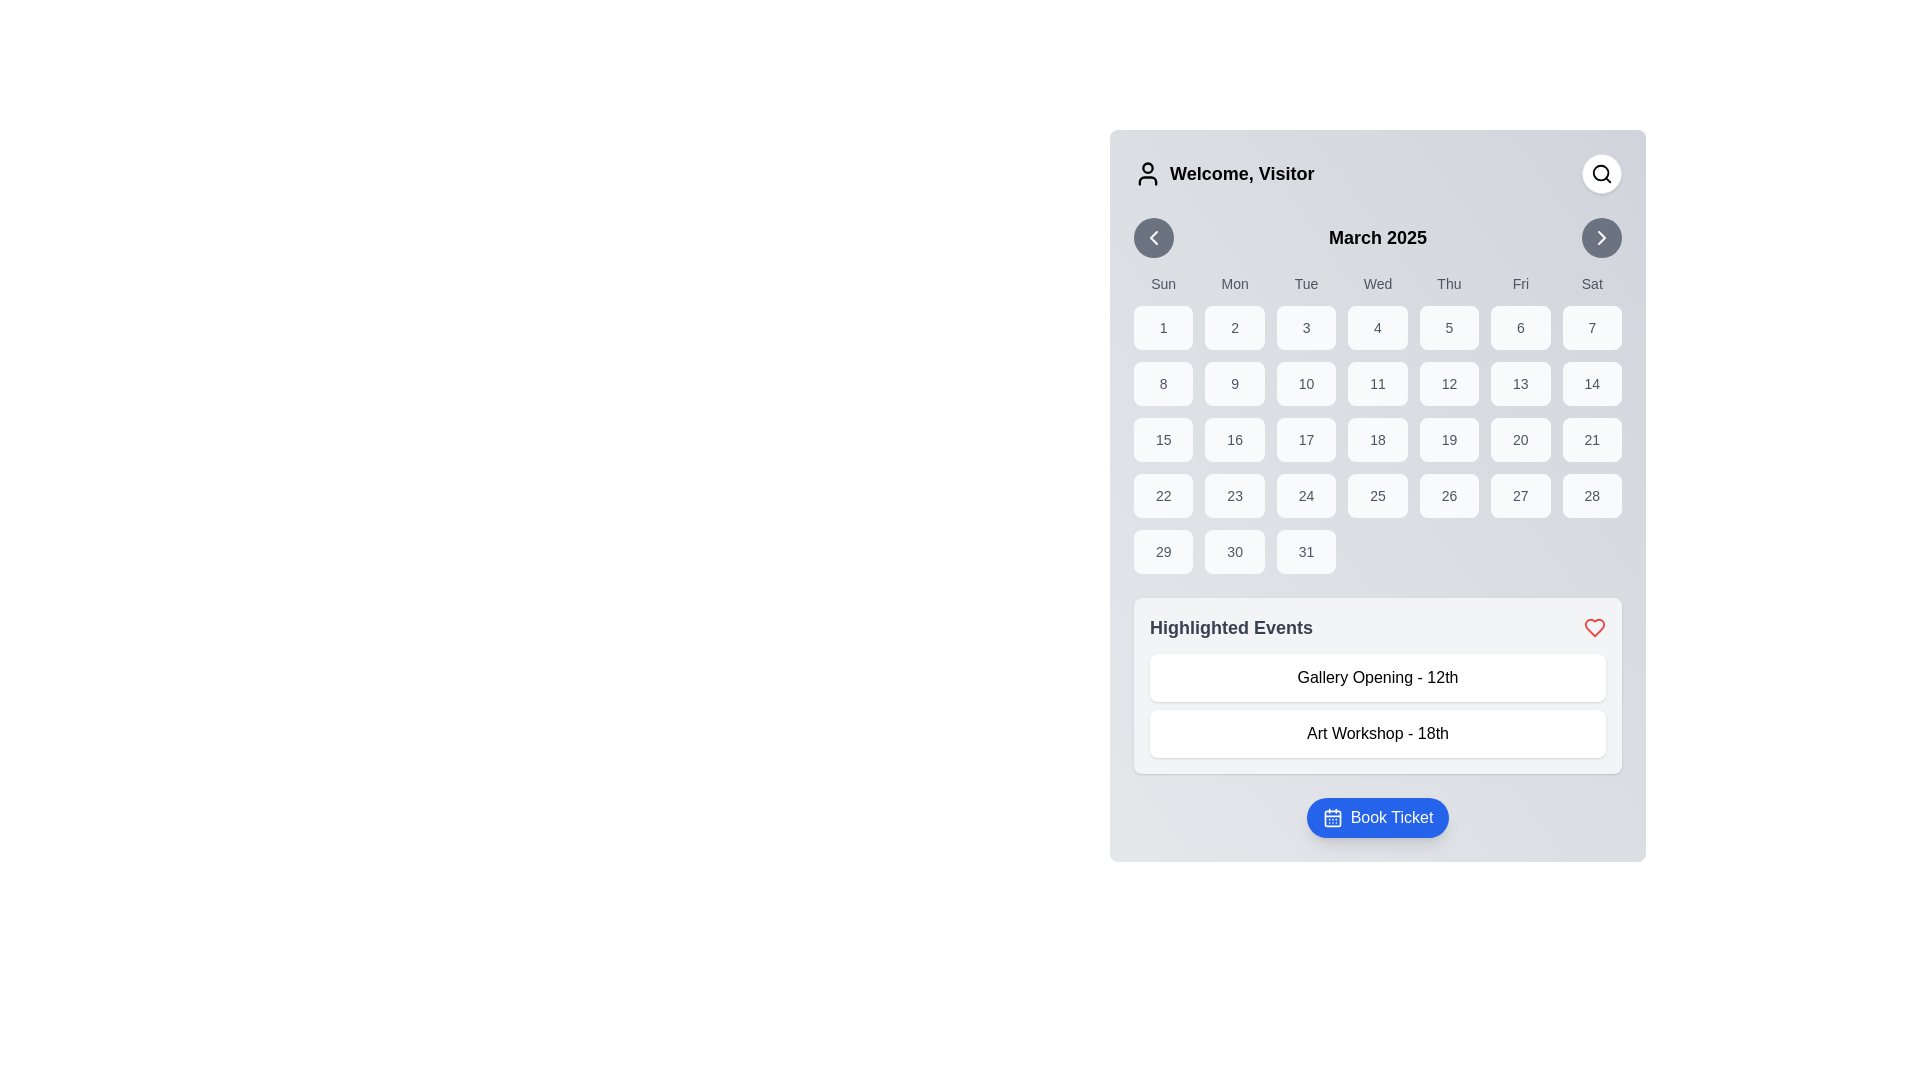 The width and height of the screenshot is (1920, 1080). Describe the element at coordinates (1376, 438) in the screenshot. I see `the Calendar date box displaying the number '18'` at that location.